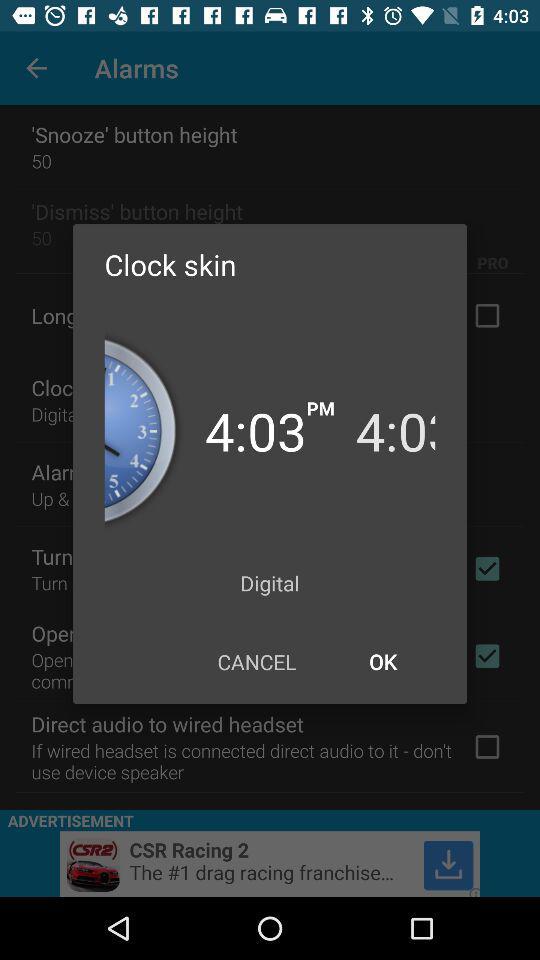 This screenshot has height=960, width=540. Describe the element at coordinates (256, 661) in the screenshot. I see `the icon next to the ok icon` at that location.